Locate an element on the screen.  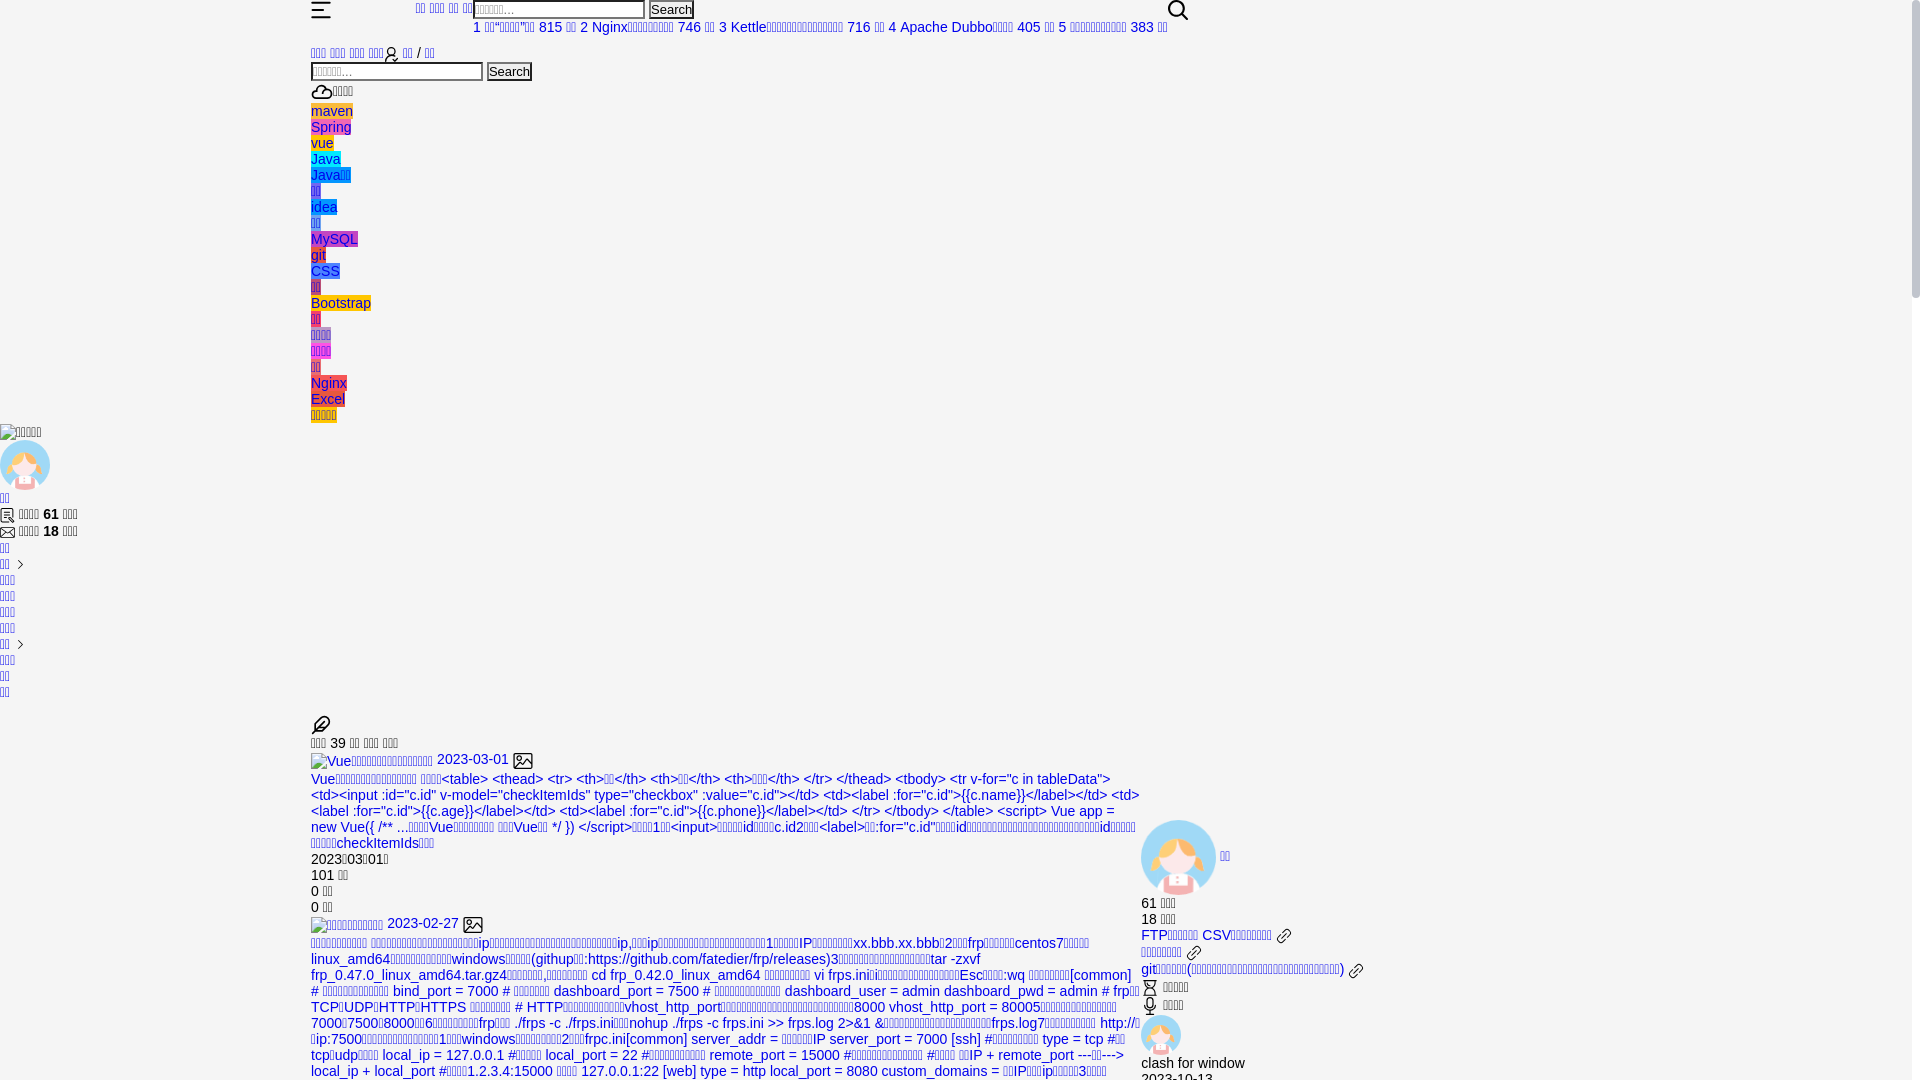
'Java' is located at coordinates (326, 157).